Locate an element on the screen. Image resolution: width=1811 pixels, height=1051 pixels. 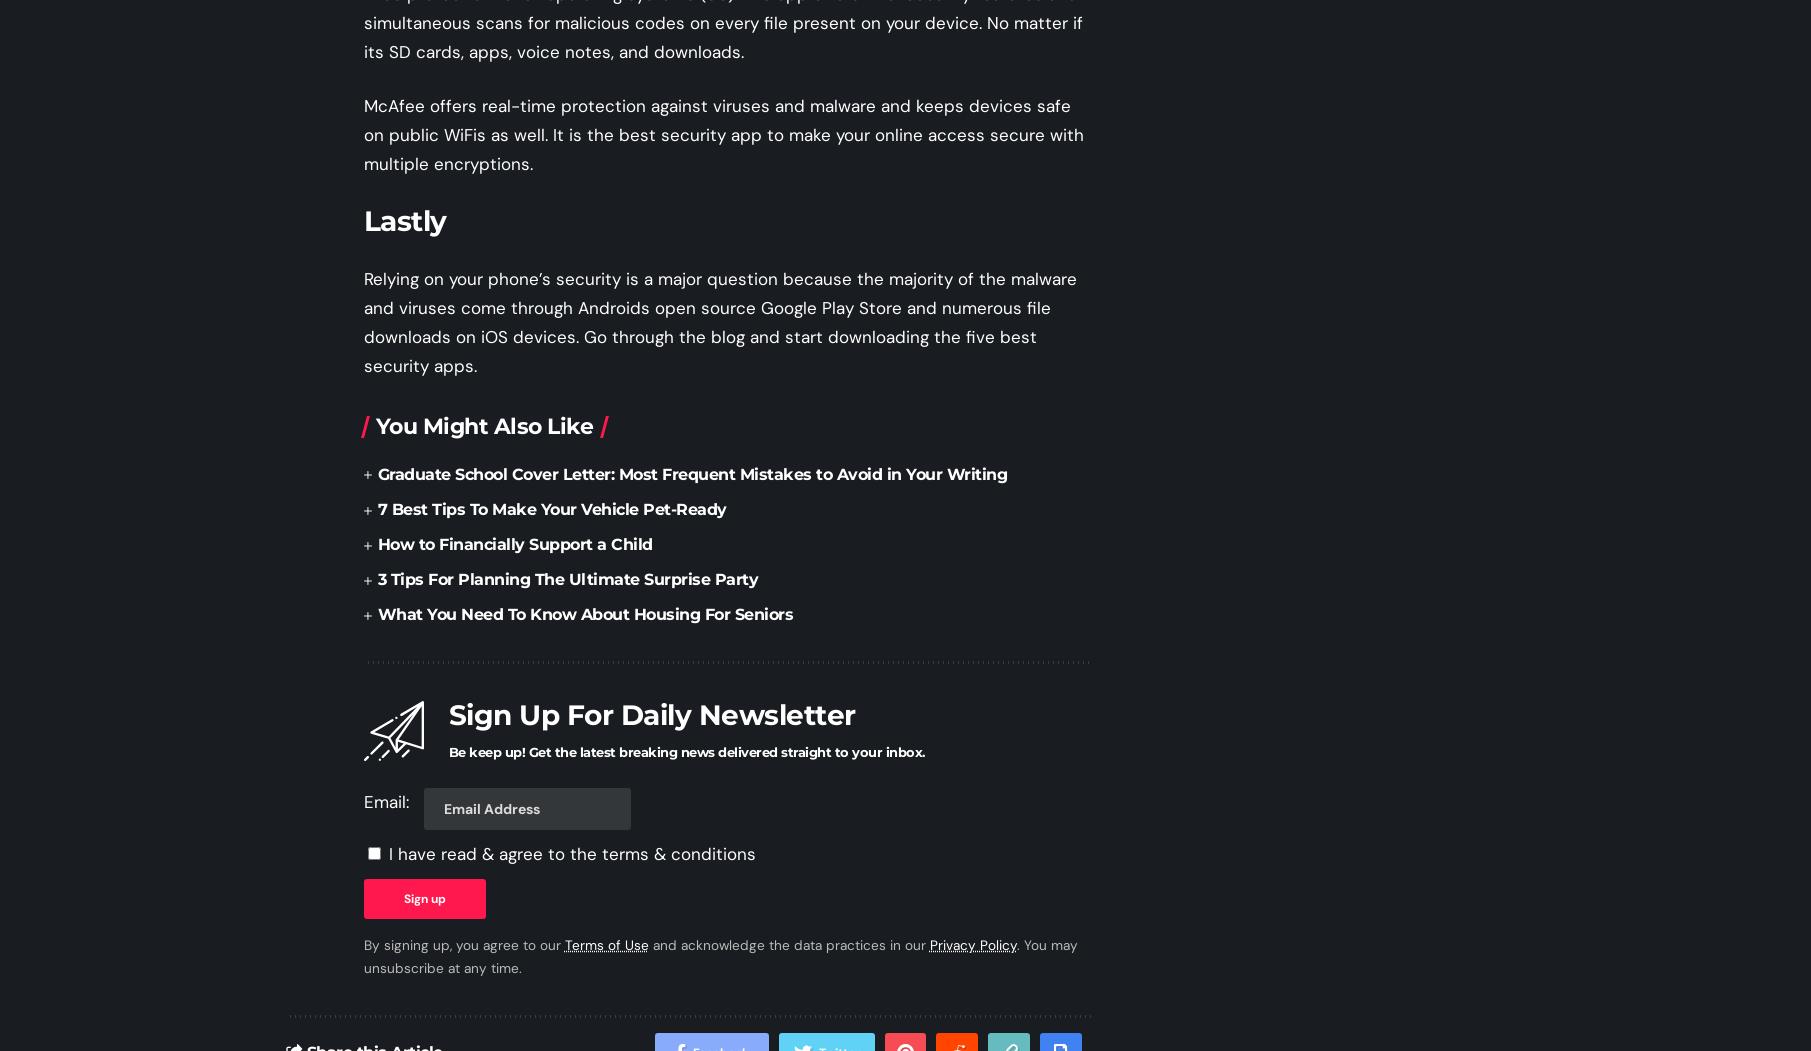
'McAfee offers real-time protection against viruses and malware and keeps devices safe on public WiFis as well. It is the best security app to make your online access secure with multiple encryptions.' is located at coordinates (361, 133).